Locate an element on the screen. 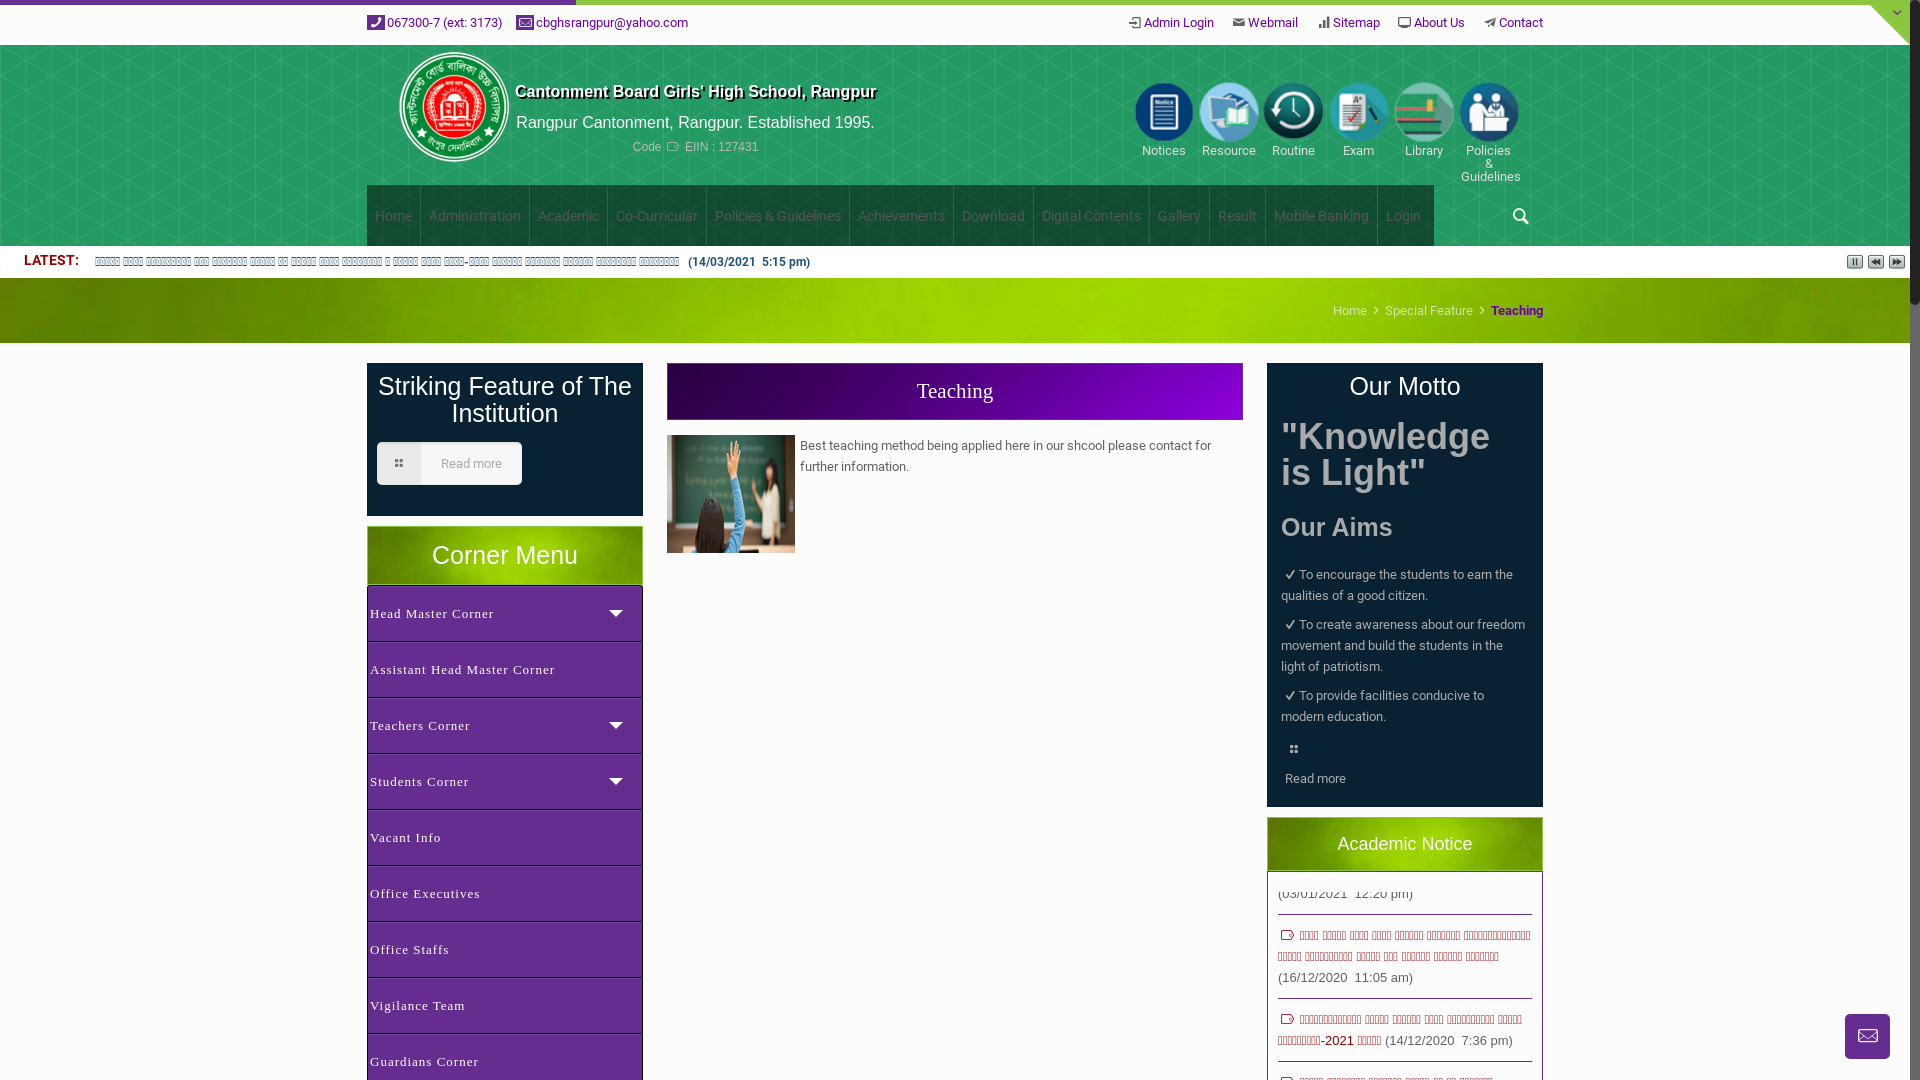 This screenshot has width=1920, height=1080. 'Mobile Banking' is located at coordinates (1265, 216).